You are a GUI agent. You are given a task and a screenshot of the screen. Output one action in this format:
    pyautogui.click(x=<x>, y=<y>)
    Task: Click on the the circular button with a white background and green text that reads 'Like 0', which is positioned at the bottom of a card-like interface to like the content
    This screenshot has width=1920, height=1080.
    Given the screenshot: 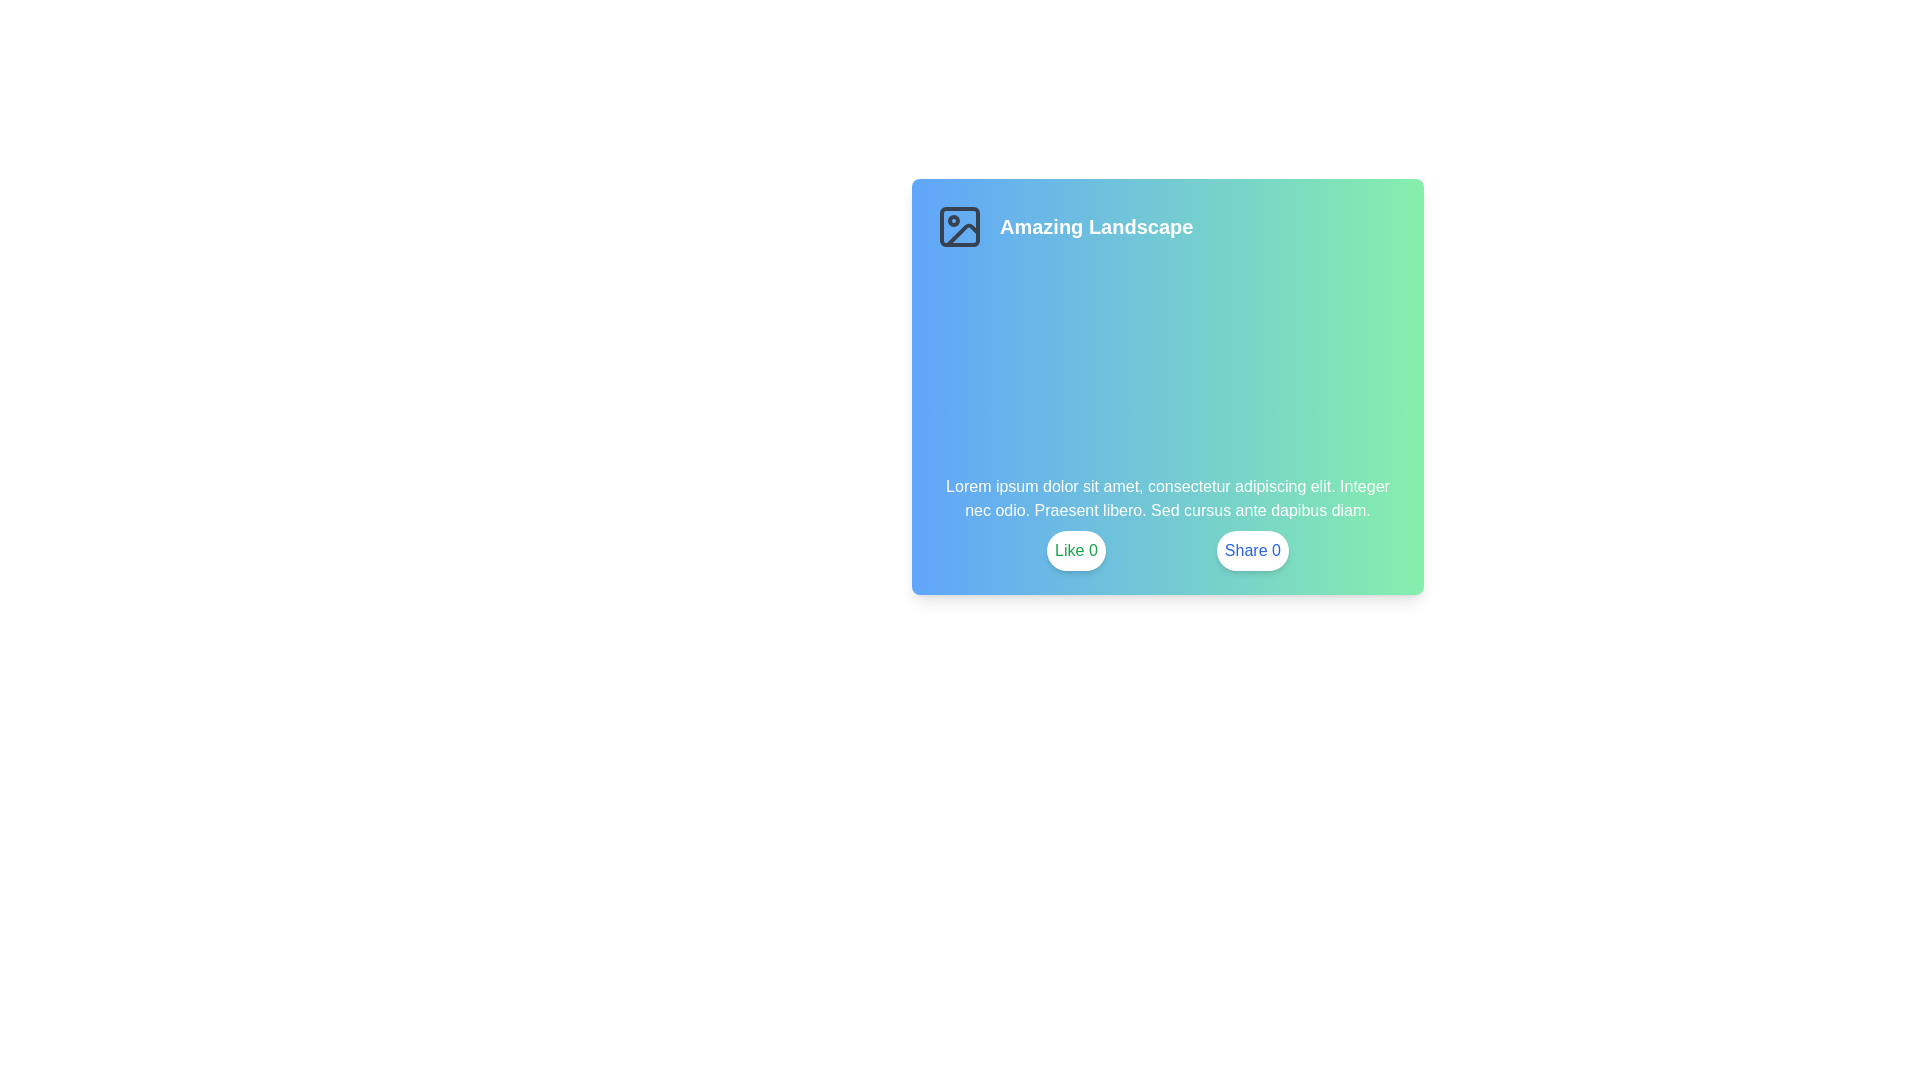 What is the action you would take?
    pyautogui.click(x=1074, y=551)
    